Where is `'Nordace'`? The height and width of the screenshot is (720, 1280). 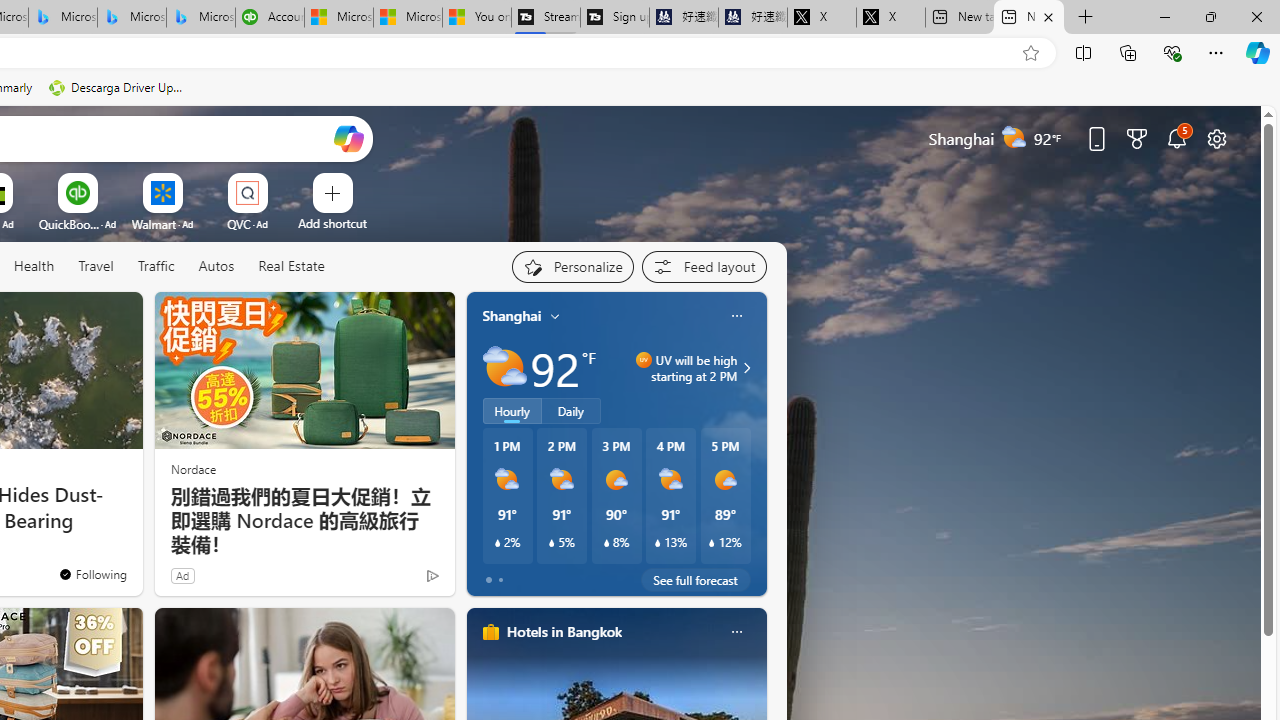
'Nordace' is located at coordinates (193, 468).